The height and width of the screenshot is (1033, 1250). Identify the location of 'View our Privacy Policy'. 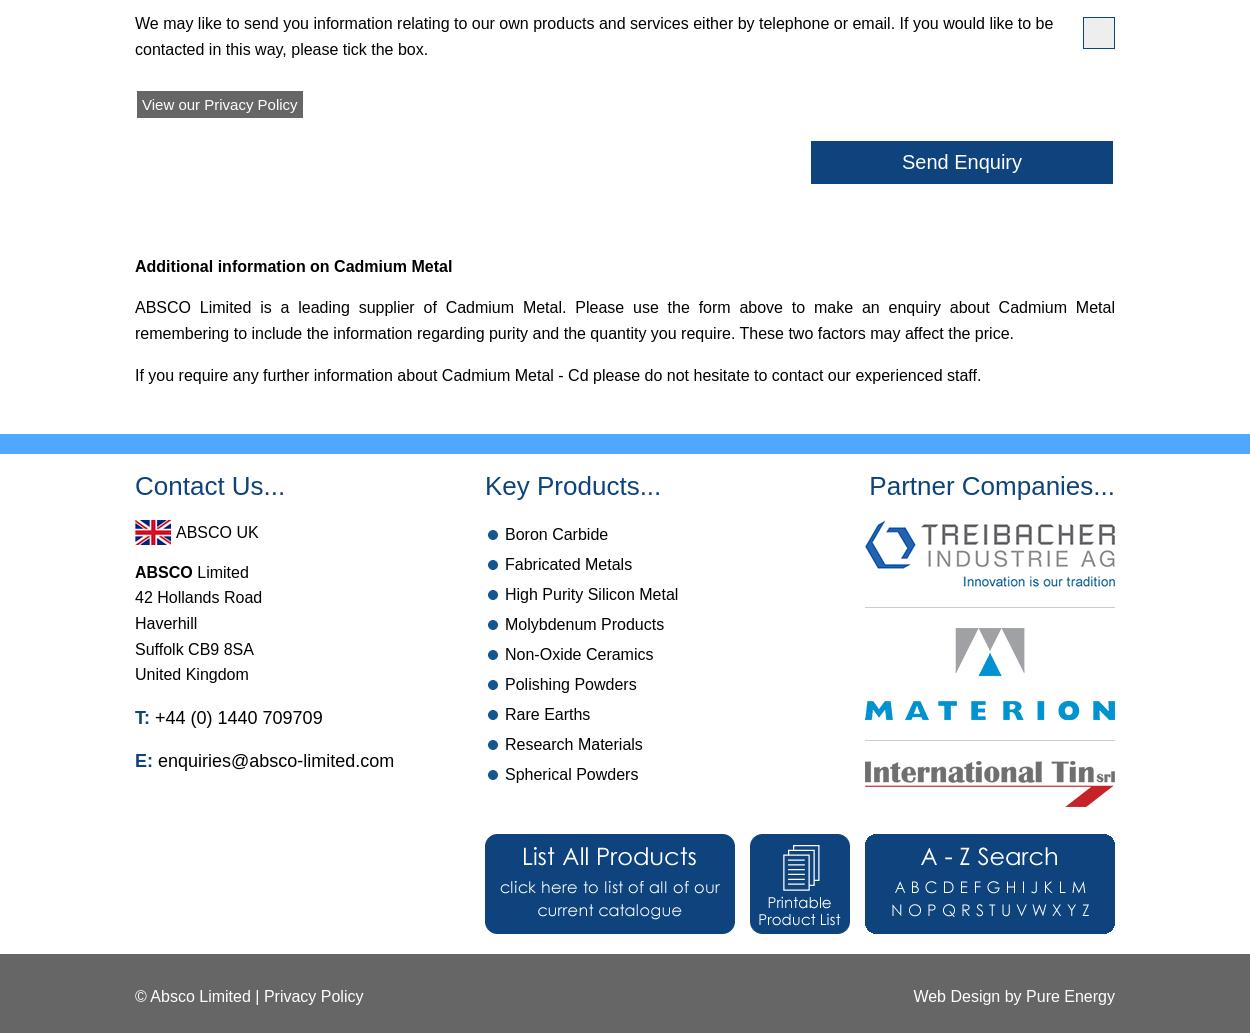
(218, 103).